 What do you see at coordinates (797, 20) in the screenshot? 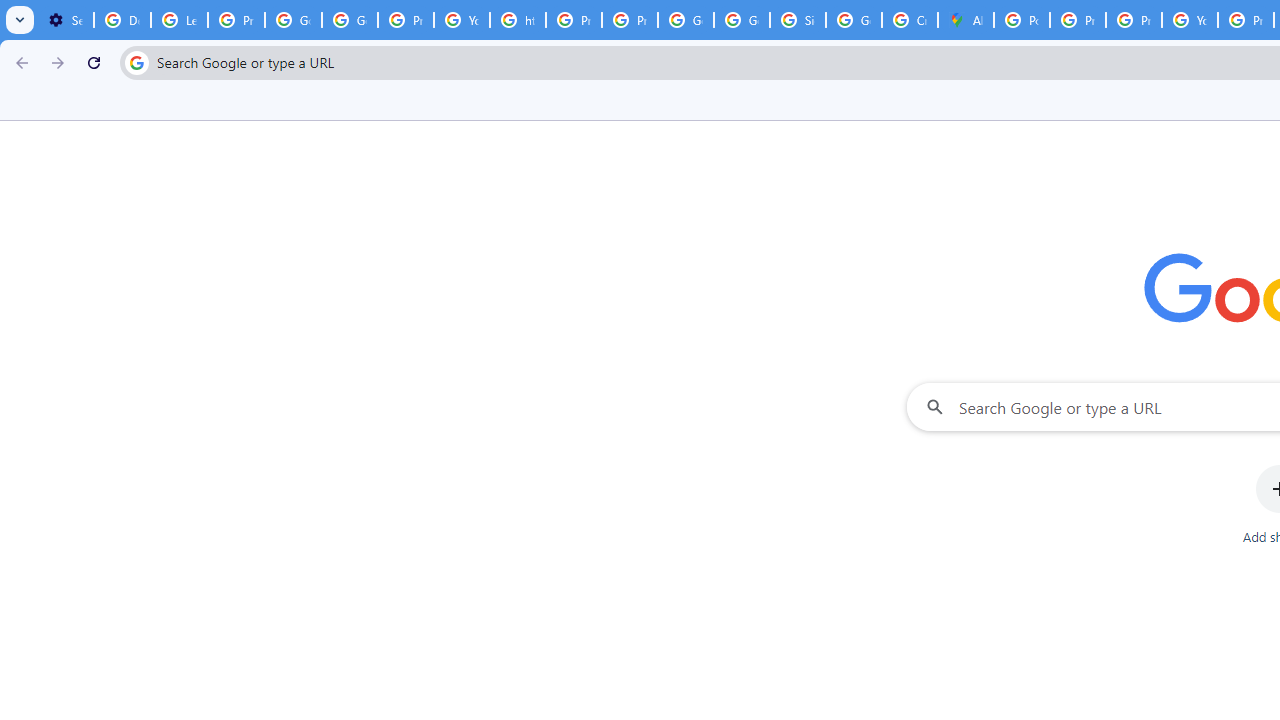
I see `'Sign in - Google Accounts'` at bounding box center [797, 20].